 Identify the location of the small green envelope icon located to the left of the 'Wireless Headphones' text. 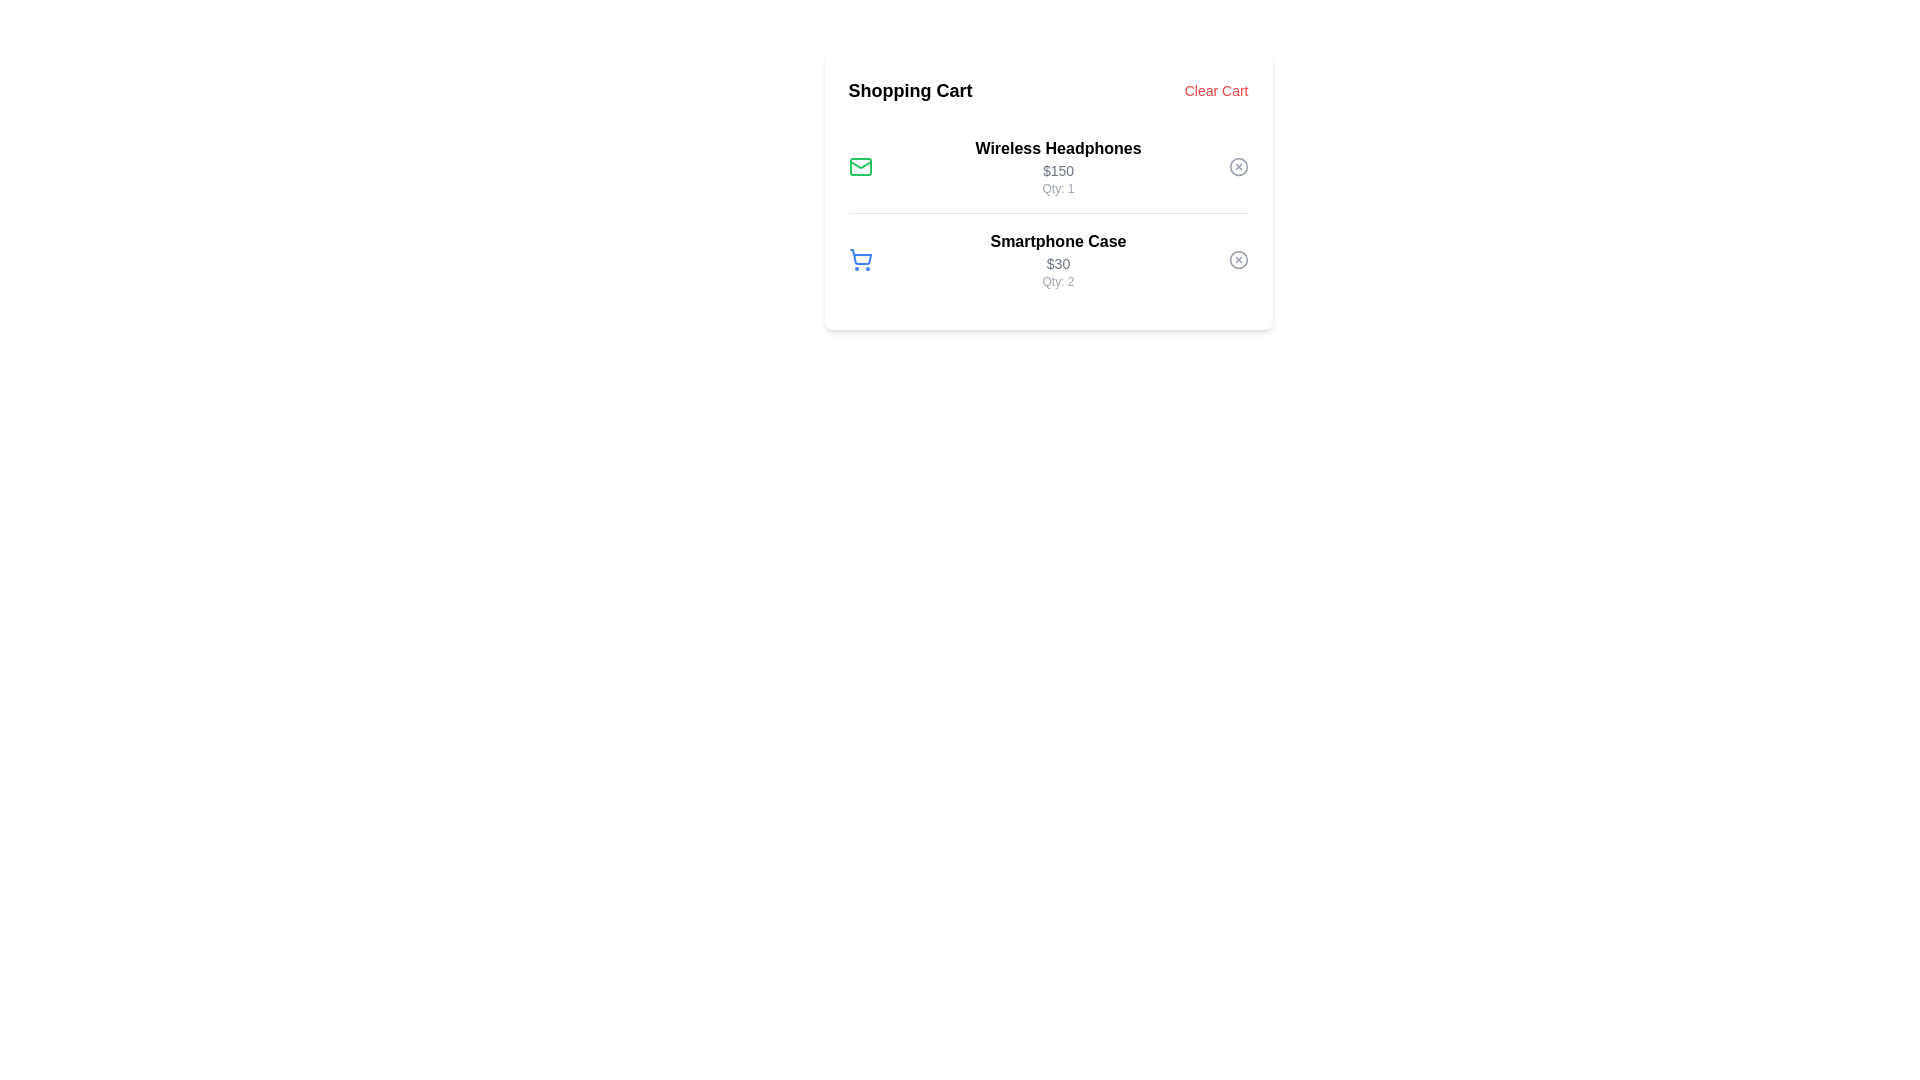
(860, 165).